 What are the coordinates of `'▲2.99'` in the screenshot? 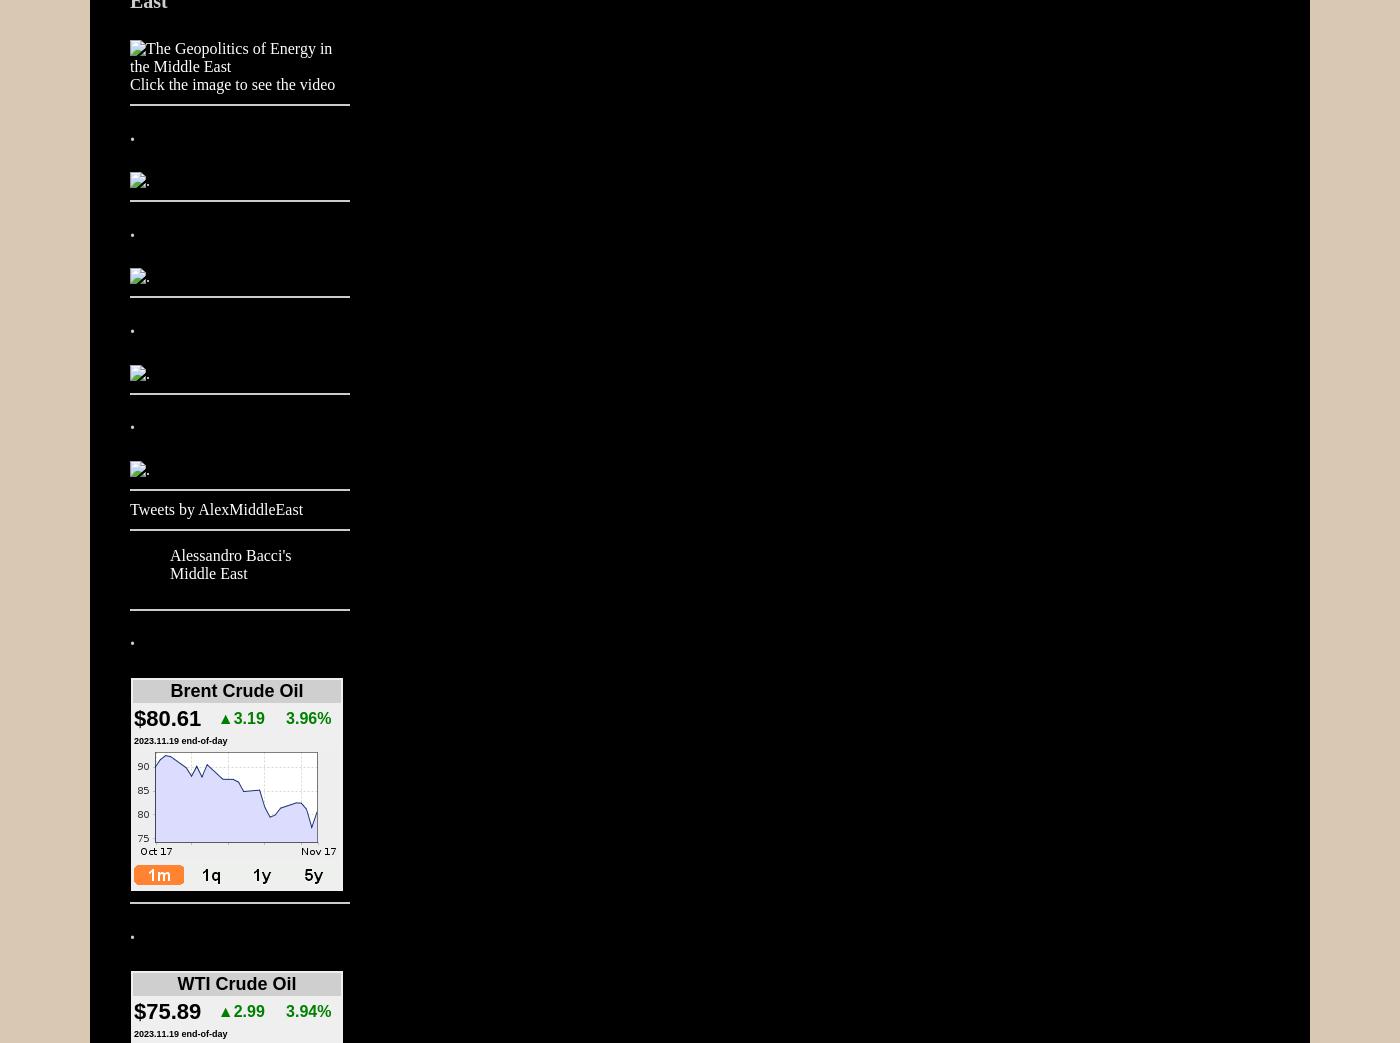 It's located at (240, 1011).